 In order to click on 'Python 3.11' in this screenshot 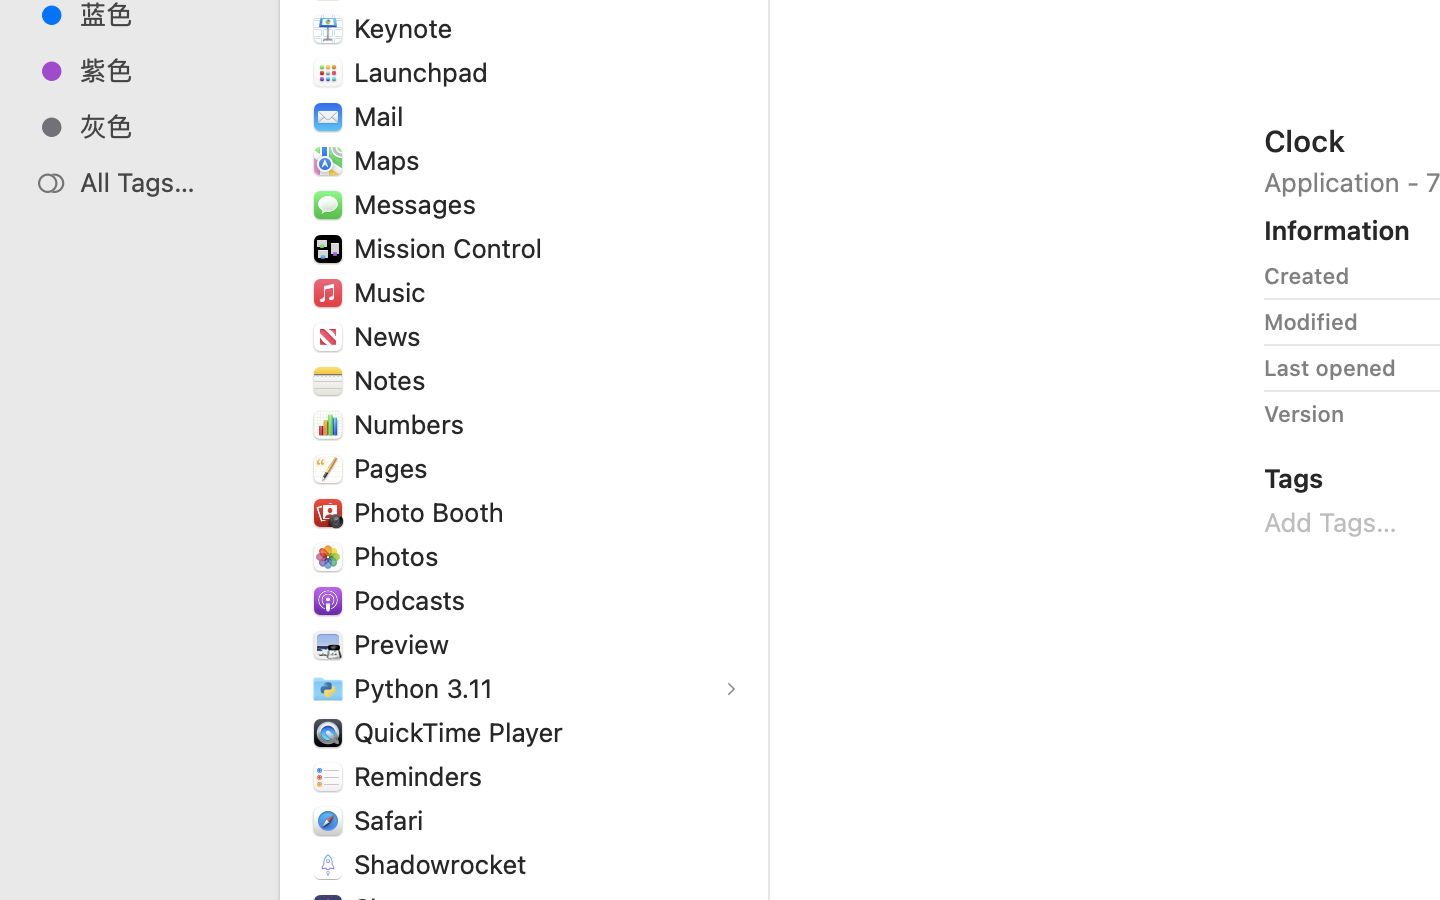, I will do `click(427, 686)`.